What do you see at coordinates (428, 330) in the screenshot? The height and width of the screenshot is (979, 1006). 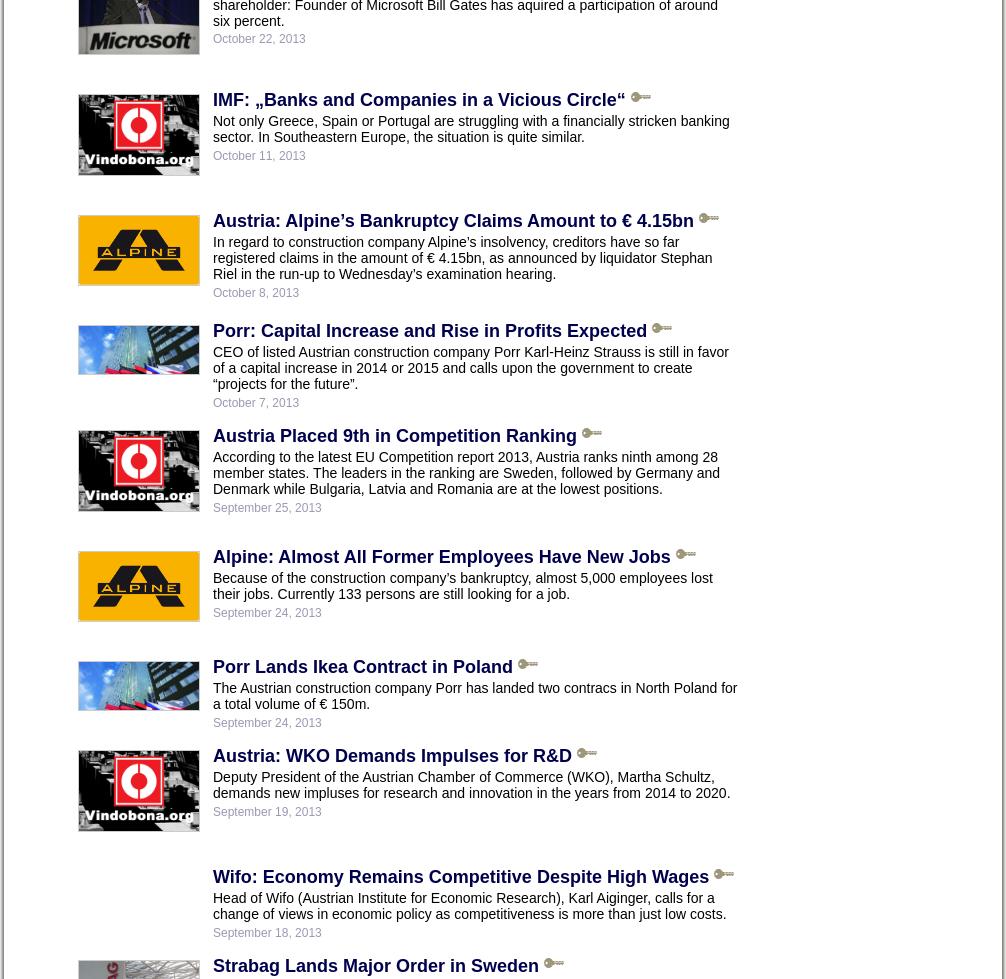 I see `'Porr: Capital Increase and Rise in Profits Expected'` at bounding box center [428, 330].